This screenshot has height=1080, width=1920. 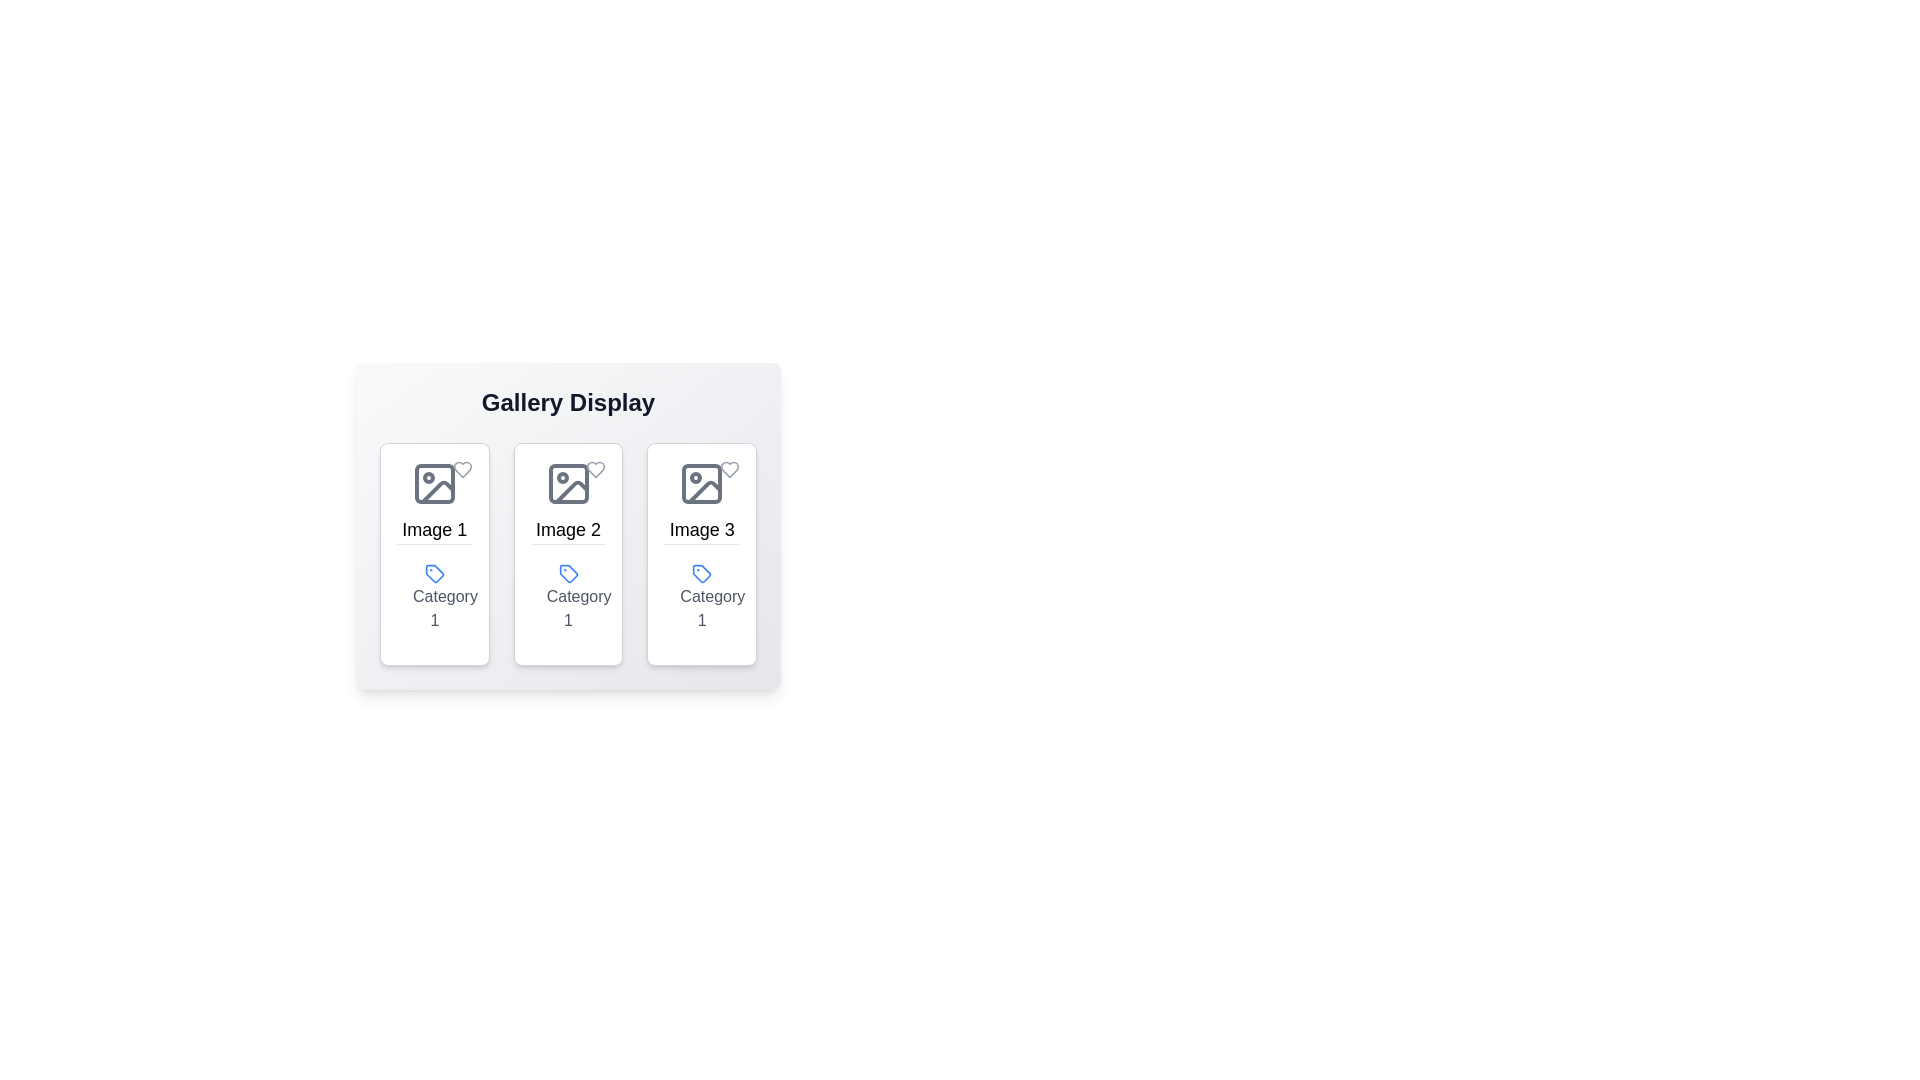 What do you see at coordinates (728, 470) in the screenshot?
I see `the heart-shaped icon in the top-right corner of the card for 'Image 3' to change its appearance from gray to red` at bounding box center [728, 470].